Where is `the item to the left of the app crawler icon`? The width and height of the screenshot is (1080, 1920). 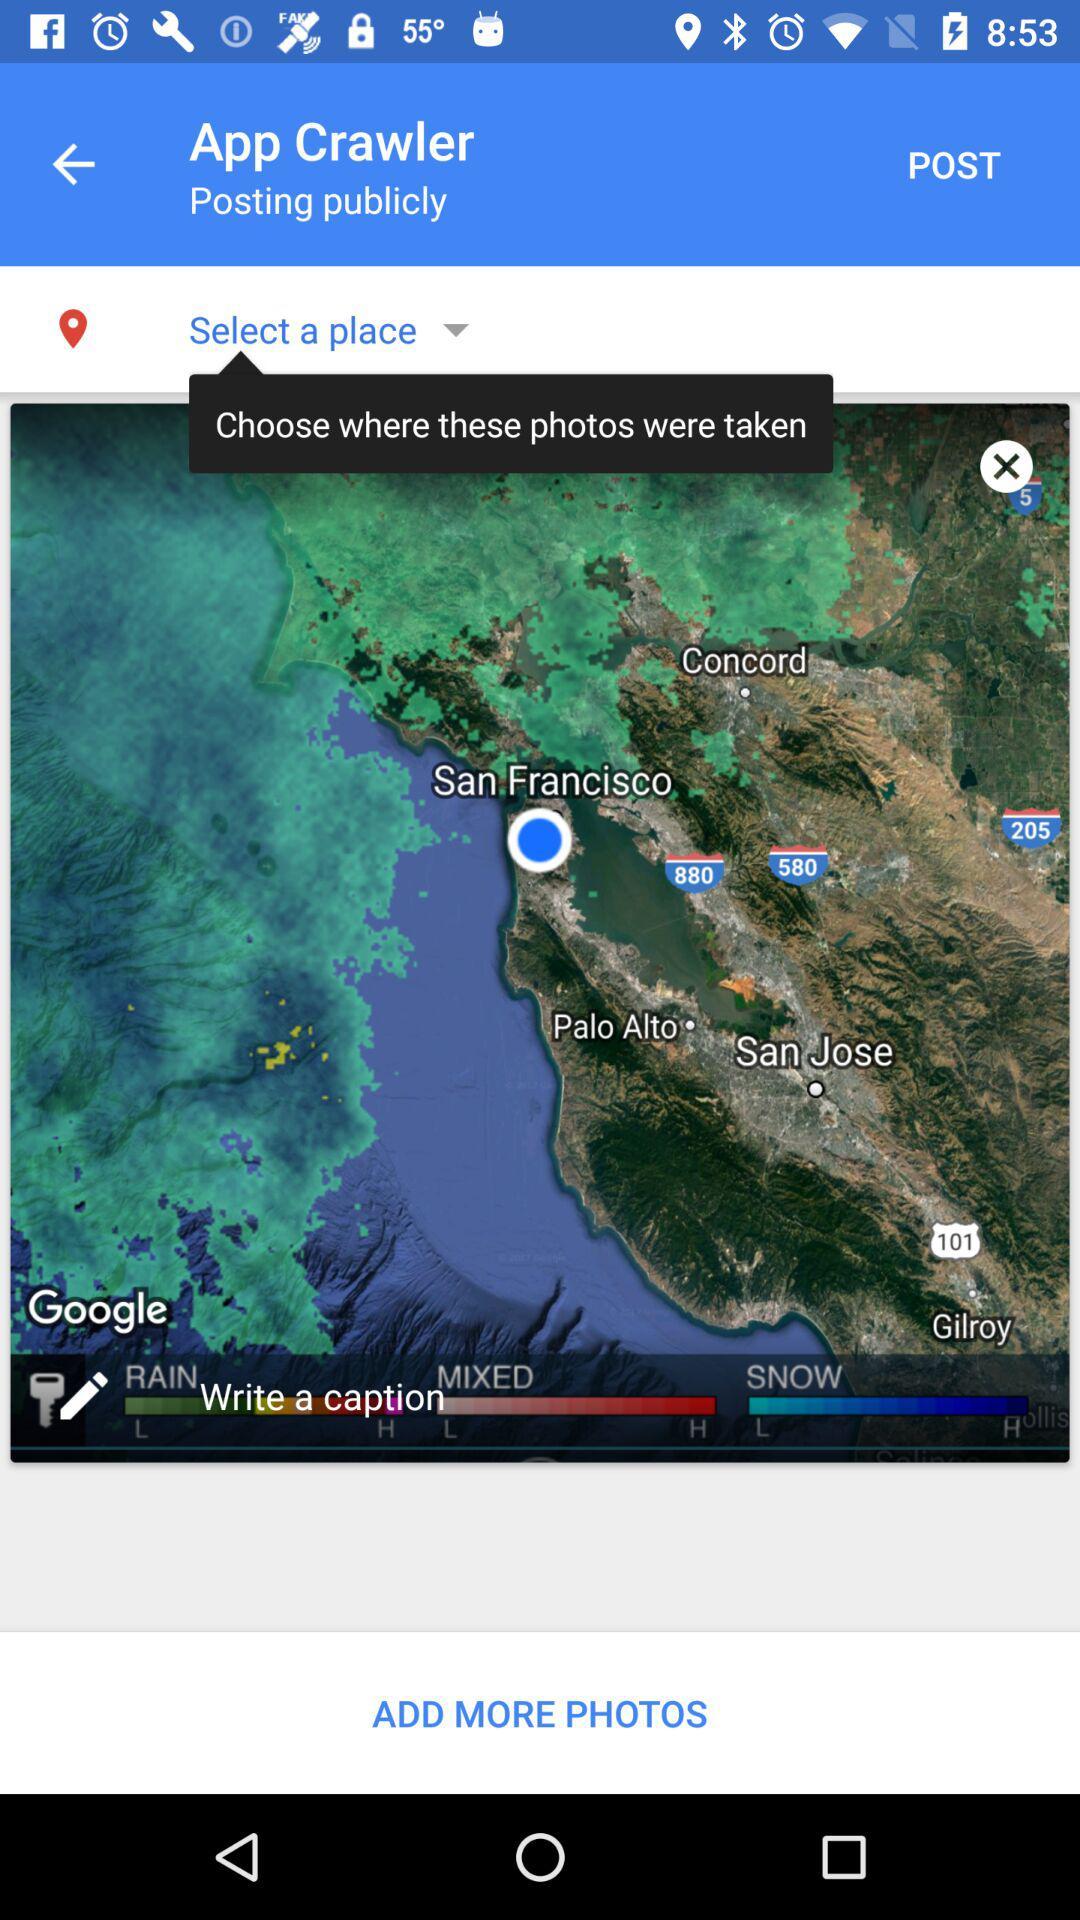 the item to the left of the app crawler icon is located at coordinates (72, 164).